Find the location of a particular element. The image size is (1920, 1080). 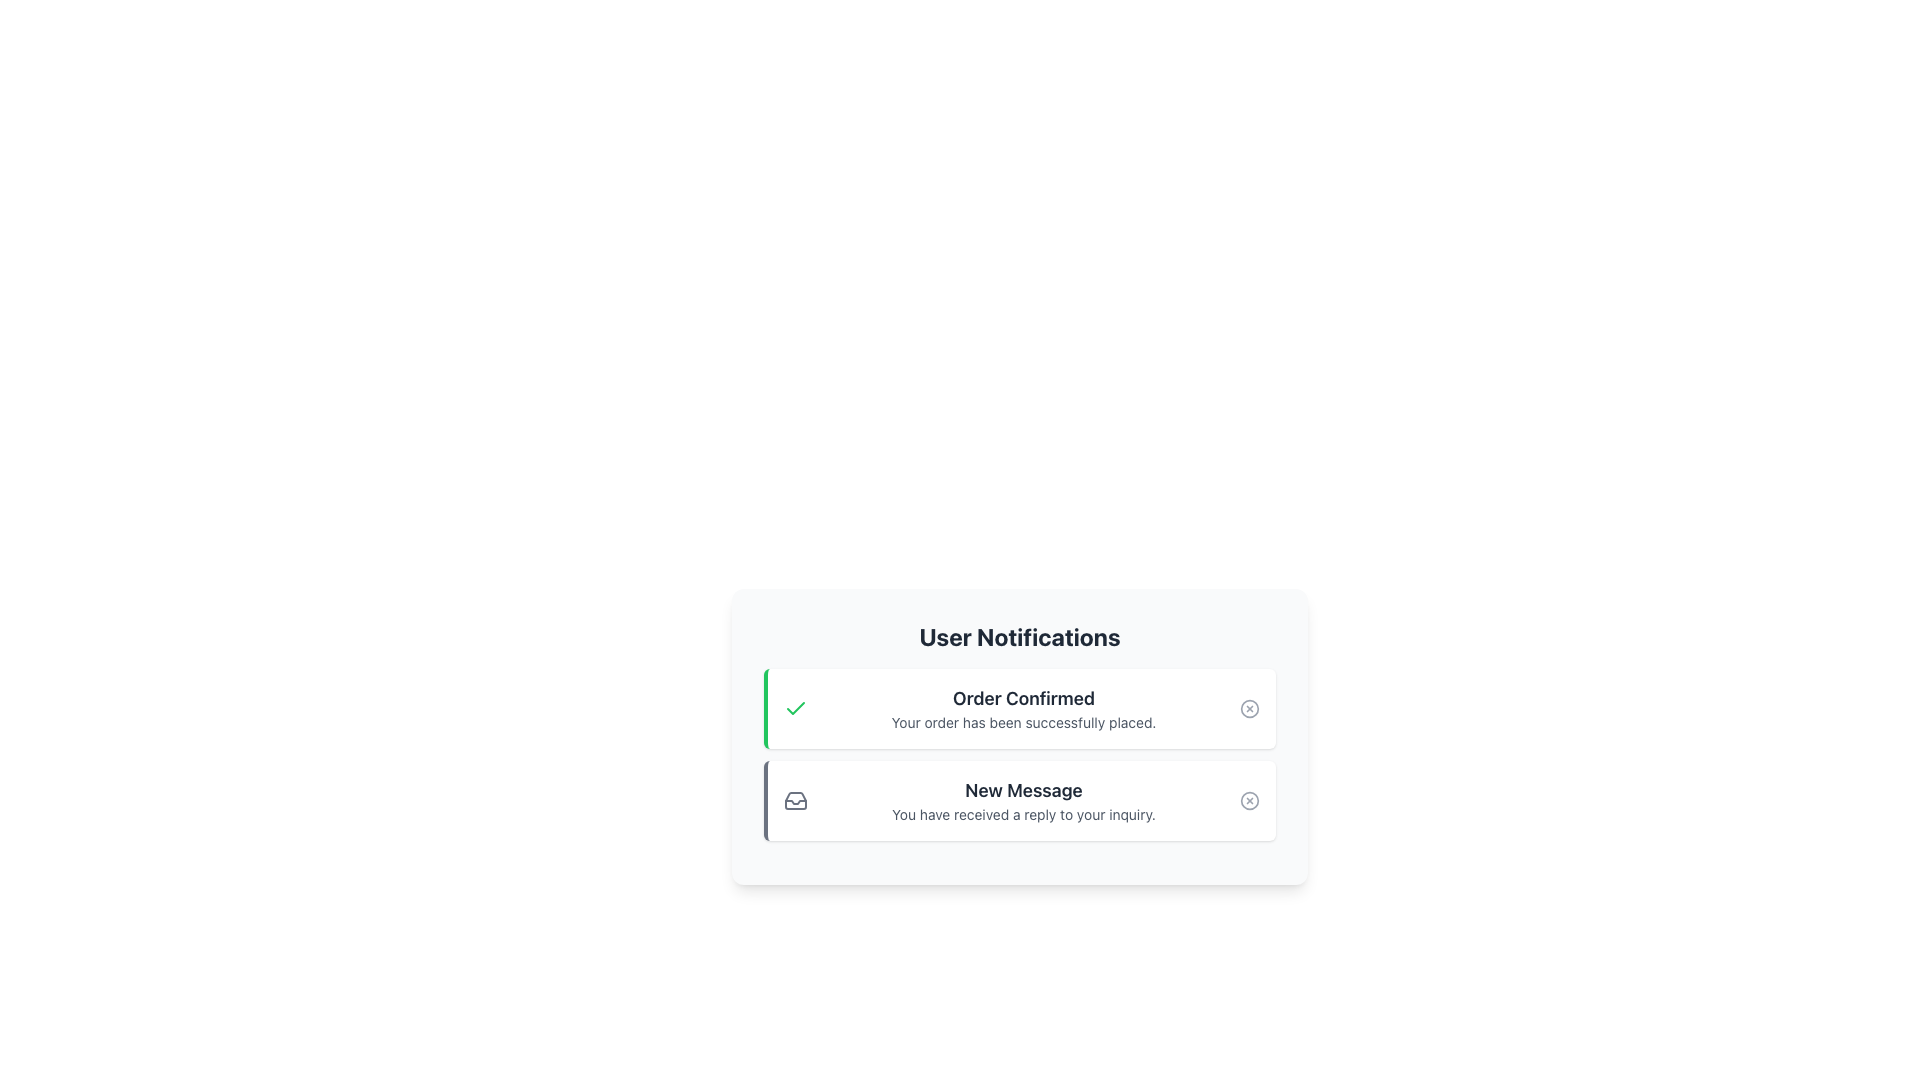

the Text Label that provides additional information related to the 'New Message' notification, positioned directly below the heading within the notification card is located at coordinates (1023, 814).